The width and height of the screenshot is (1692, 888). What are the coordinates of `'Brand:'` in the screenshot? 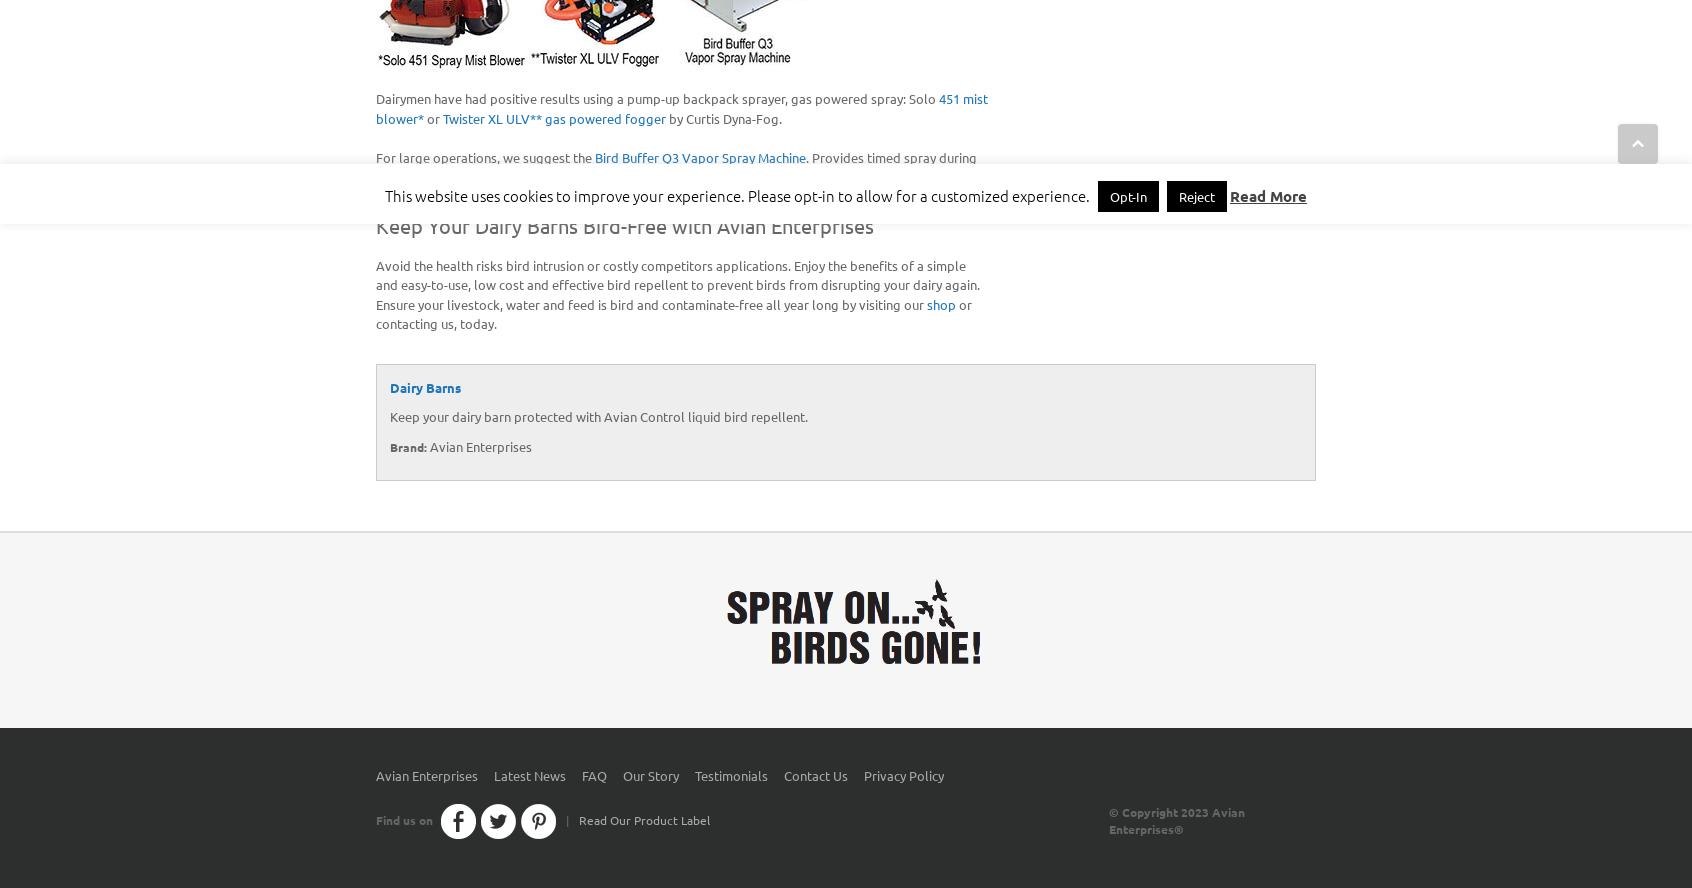 It's located at (408, 446).